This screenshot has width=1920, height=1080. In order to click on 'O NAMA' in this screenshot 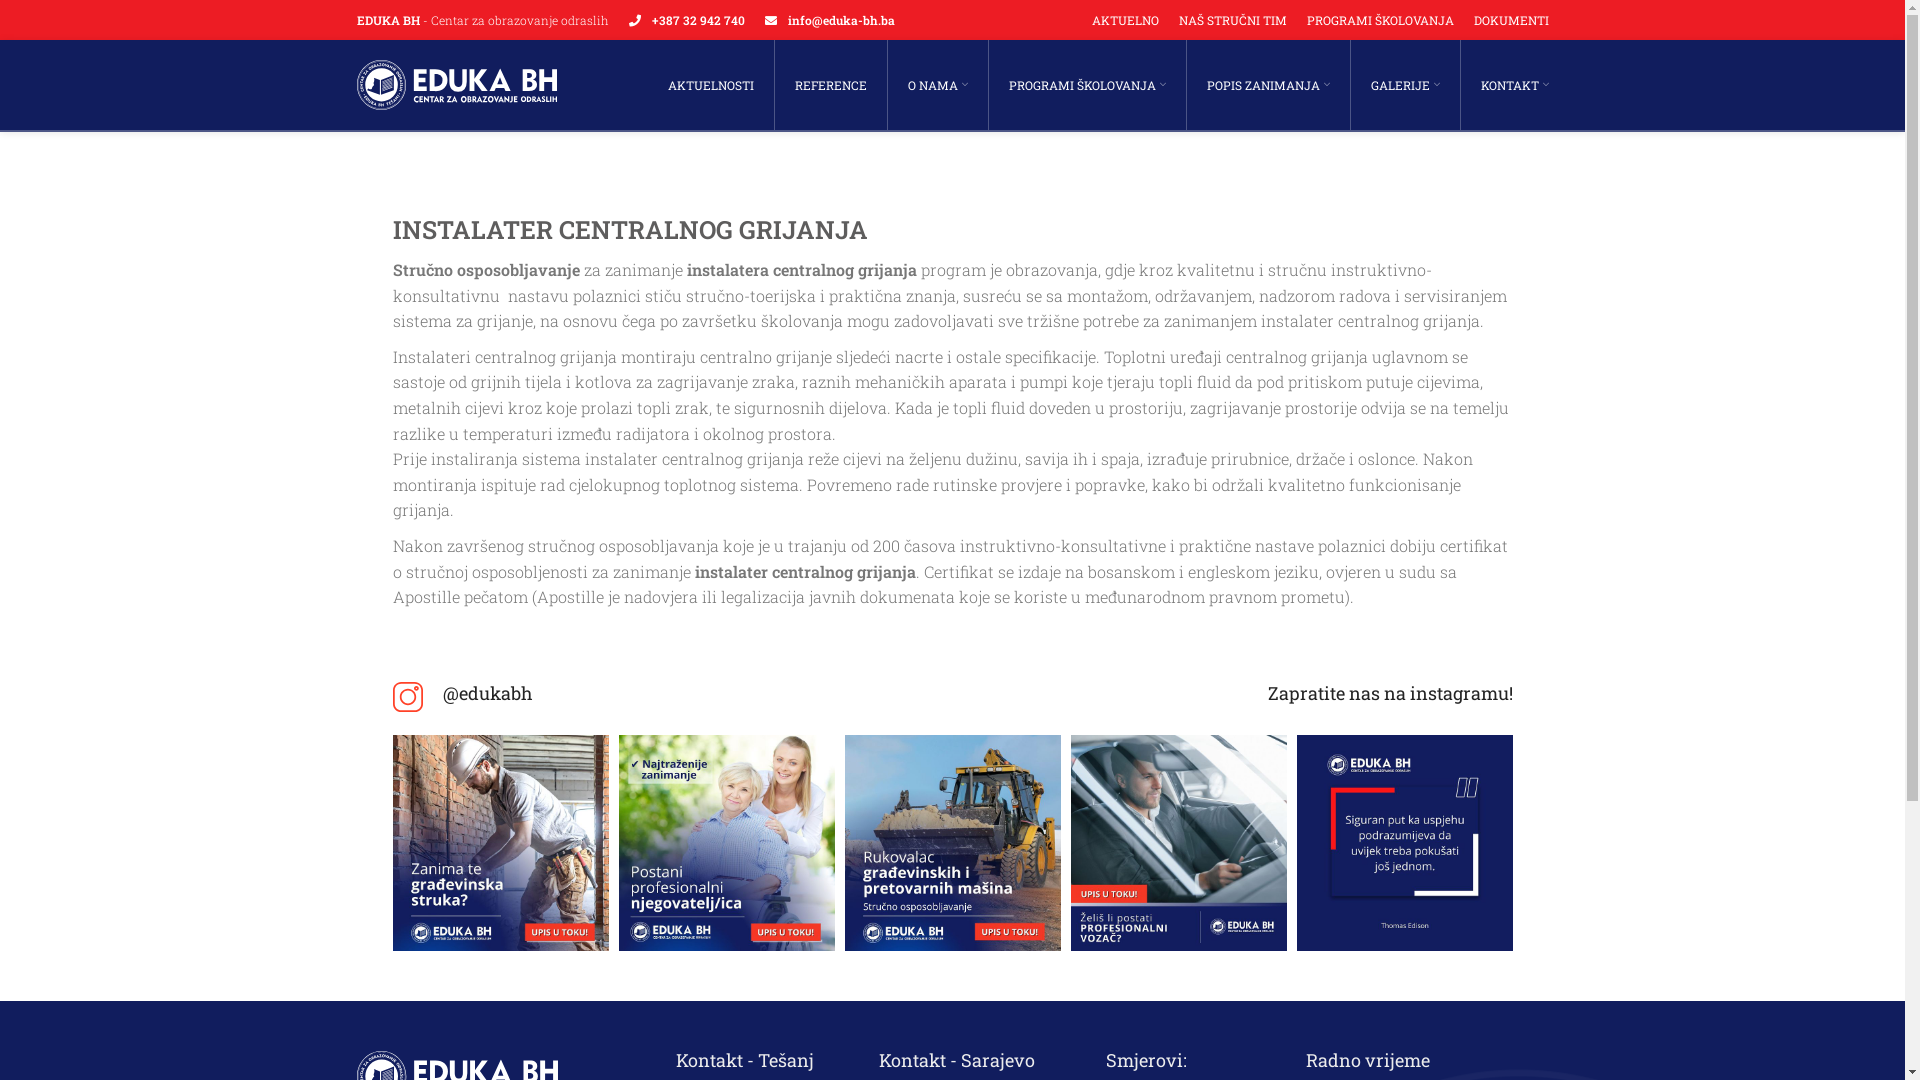, I will do `click(936, 83)`.